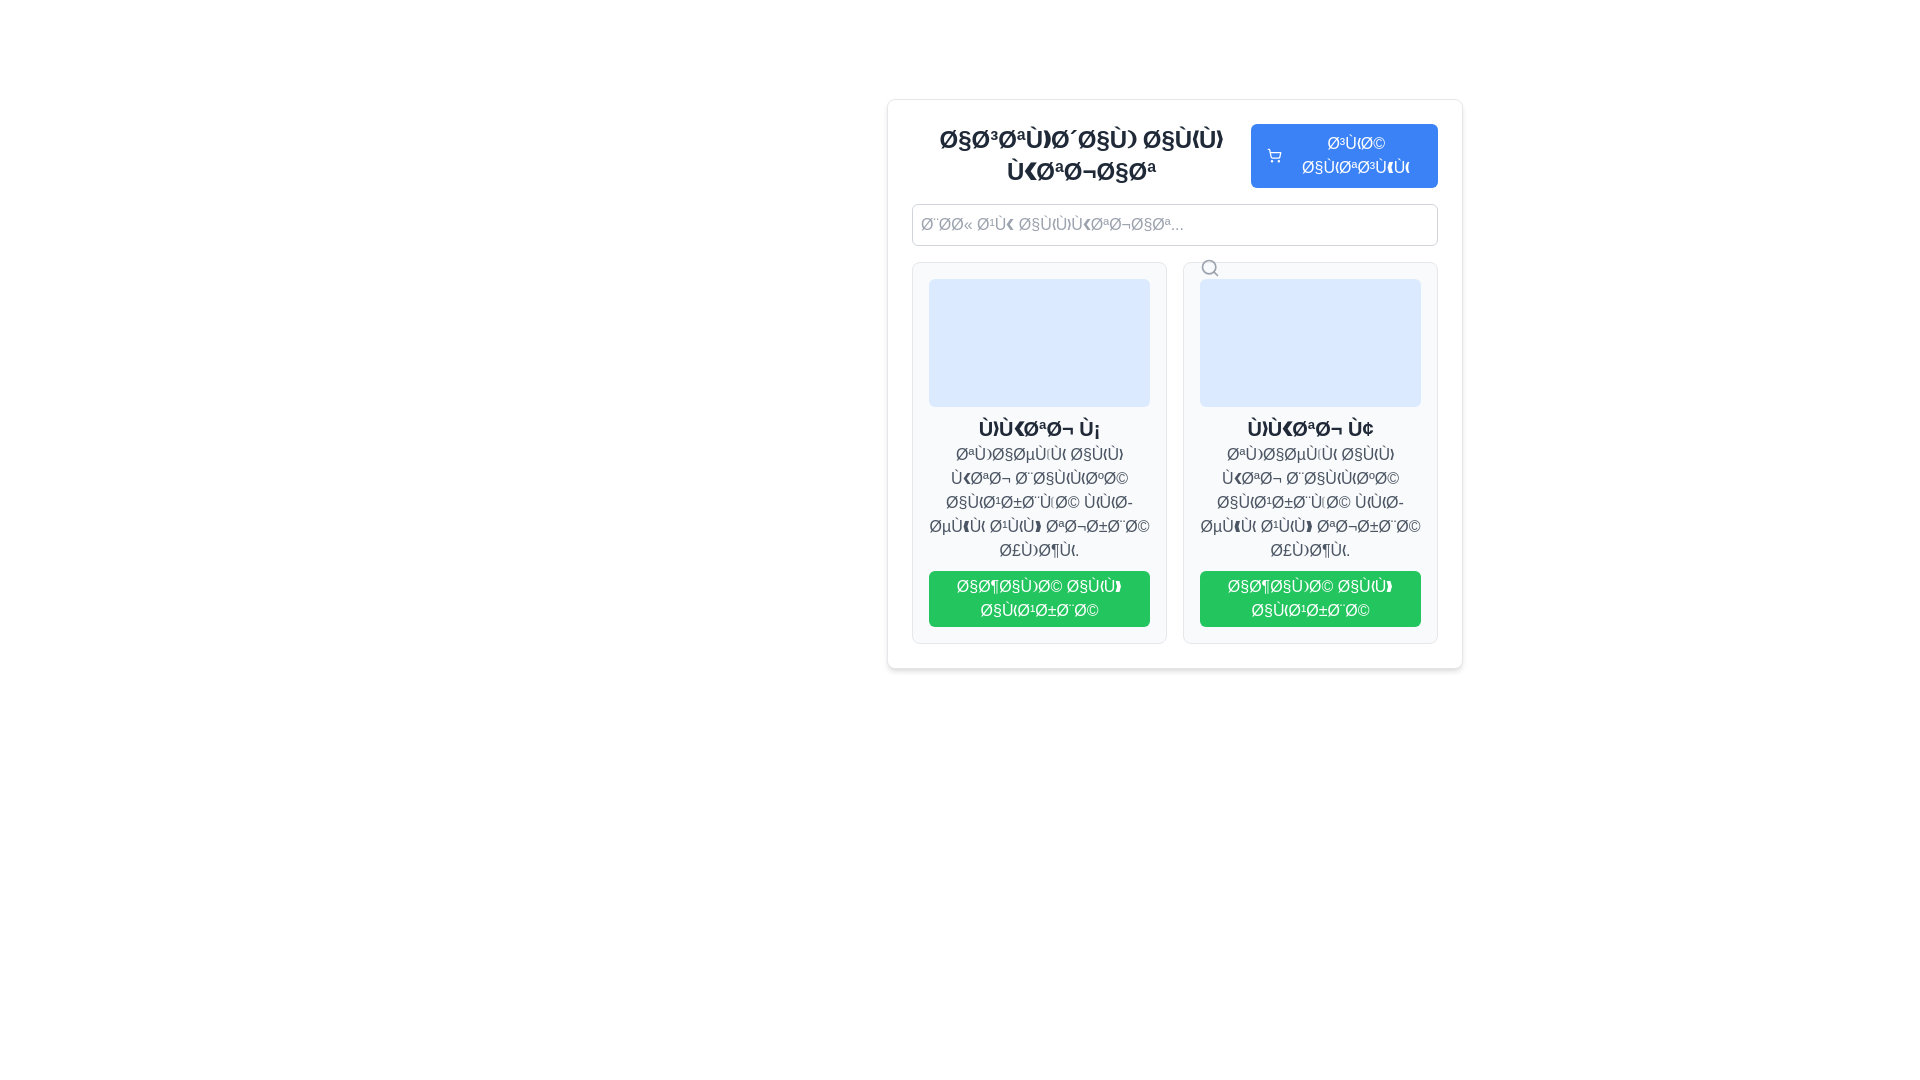 The image size is (1920, 1080). Describe the element at coordinates (1273, 153) in the screenshot. I see `the SVG graphic representing the shopping cart in the upper-right section of the interface, adjacent to the search bar` at that location.